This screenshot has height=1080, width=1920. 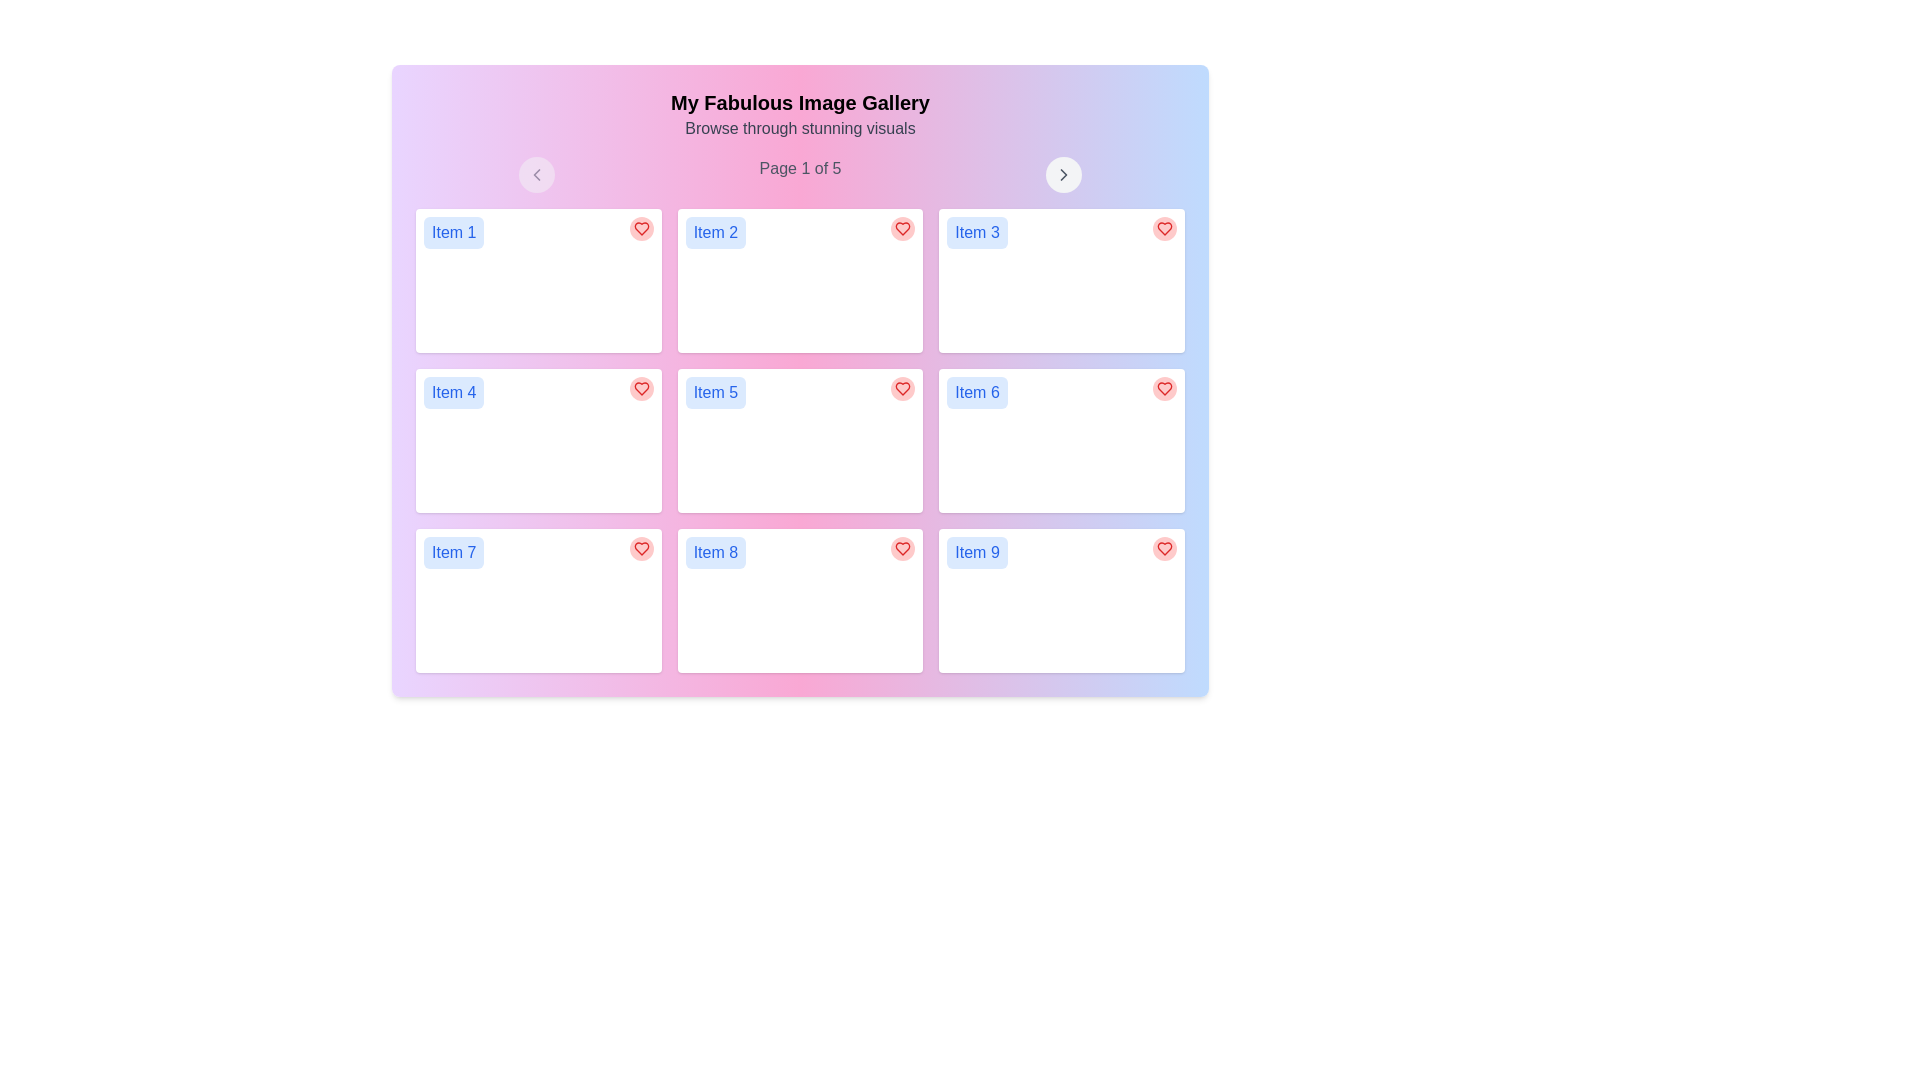 I want to click on the 'like' button located in the top-right corner of the card labeled 'Item 4', so click(x=641, y=389).